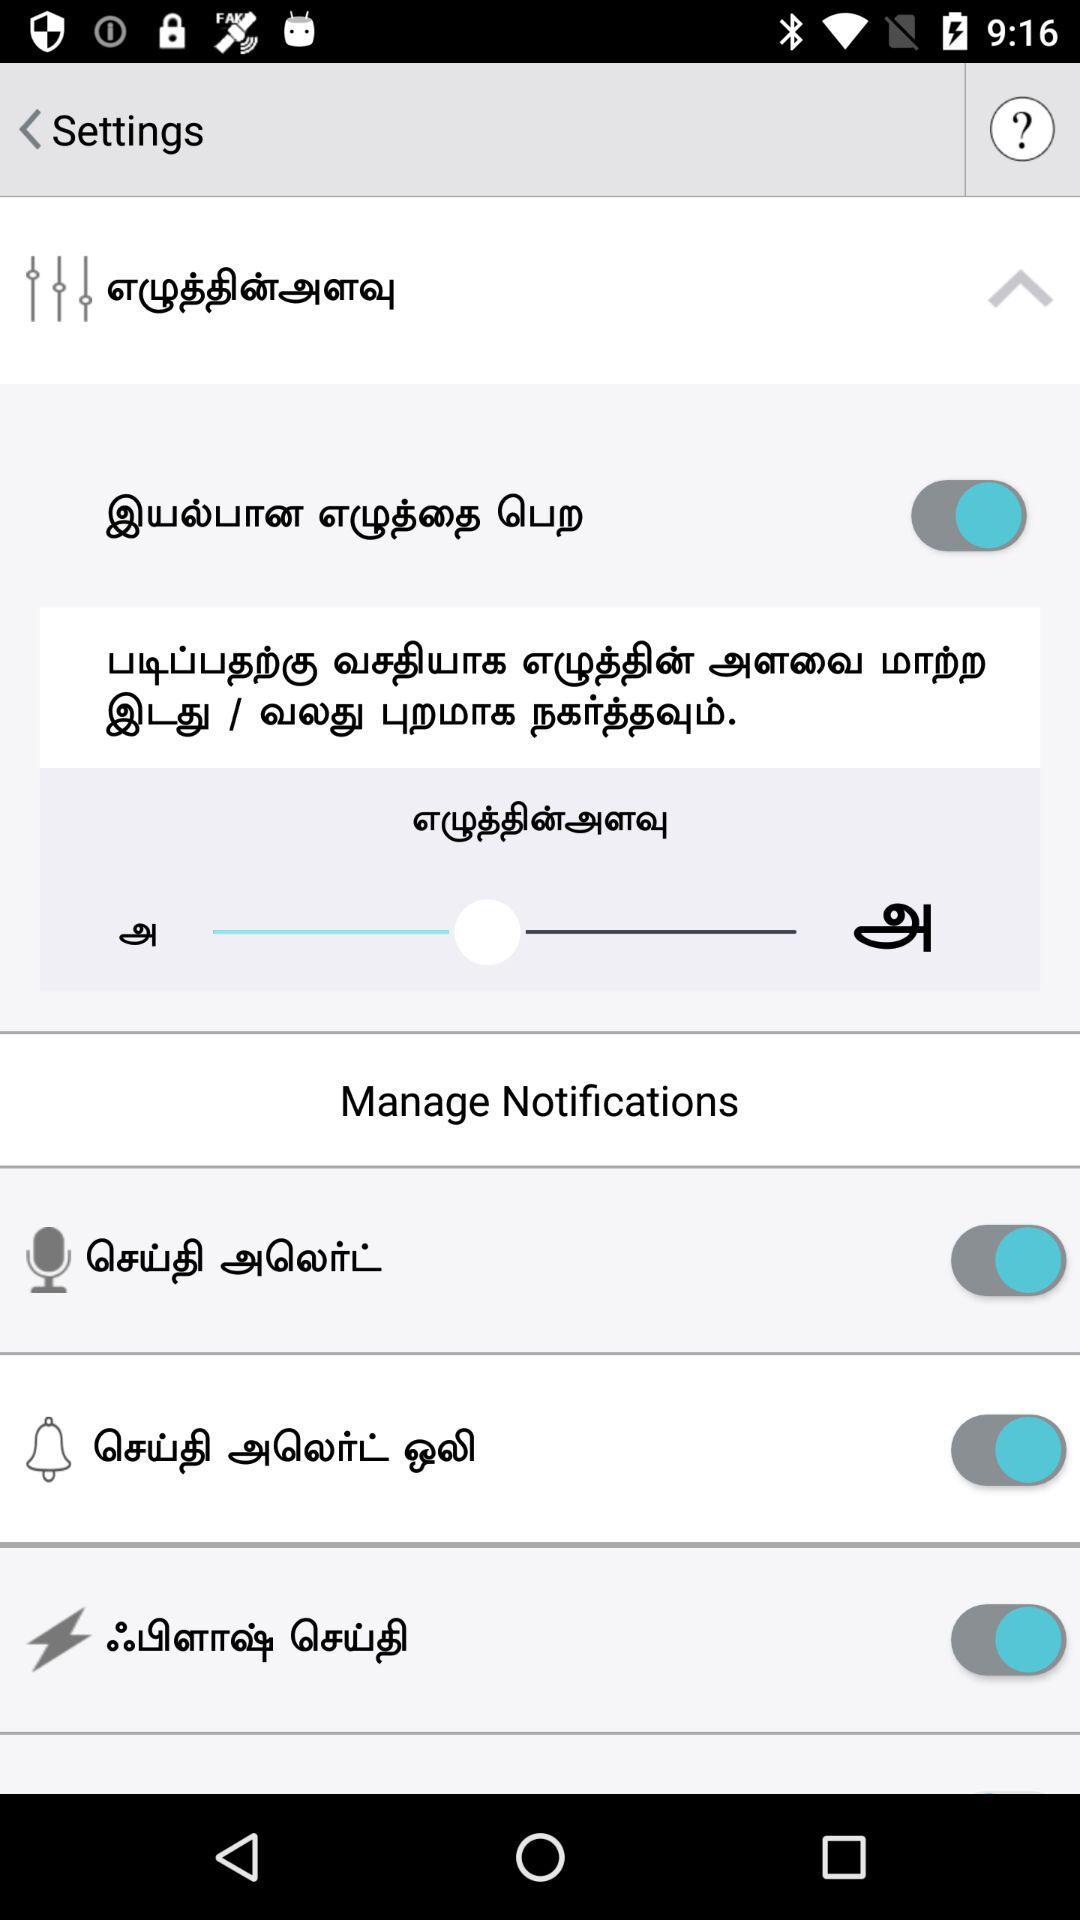 The image size is (1080, 1920). I want to click on access help, so click(1022, 128).